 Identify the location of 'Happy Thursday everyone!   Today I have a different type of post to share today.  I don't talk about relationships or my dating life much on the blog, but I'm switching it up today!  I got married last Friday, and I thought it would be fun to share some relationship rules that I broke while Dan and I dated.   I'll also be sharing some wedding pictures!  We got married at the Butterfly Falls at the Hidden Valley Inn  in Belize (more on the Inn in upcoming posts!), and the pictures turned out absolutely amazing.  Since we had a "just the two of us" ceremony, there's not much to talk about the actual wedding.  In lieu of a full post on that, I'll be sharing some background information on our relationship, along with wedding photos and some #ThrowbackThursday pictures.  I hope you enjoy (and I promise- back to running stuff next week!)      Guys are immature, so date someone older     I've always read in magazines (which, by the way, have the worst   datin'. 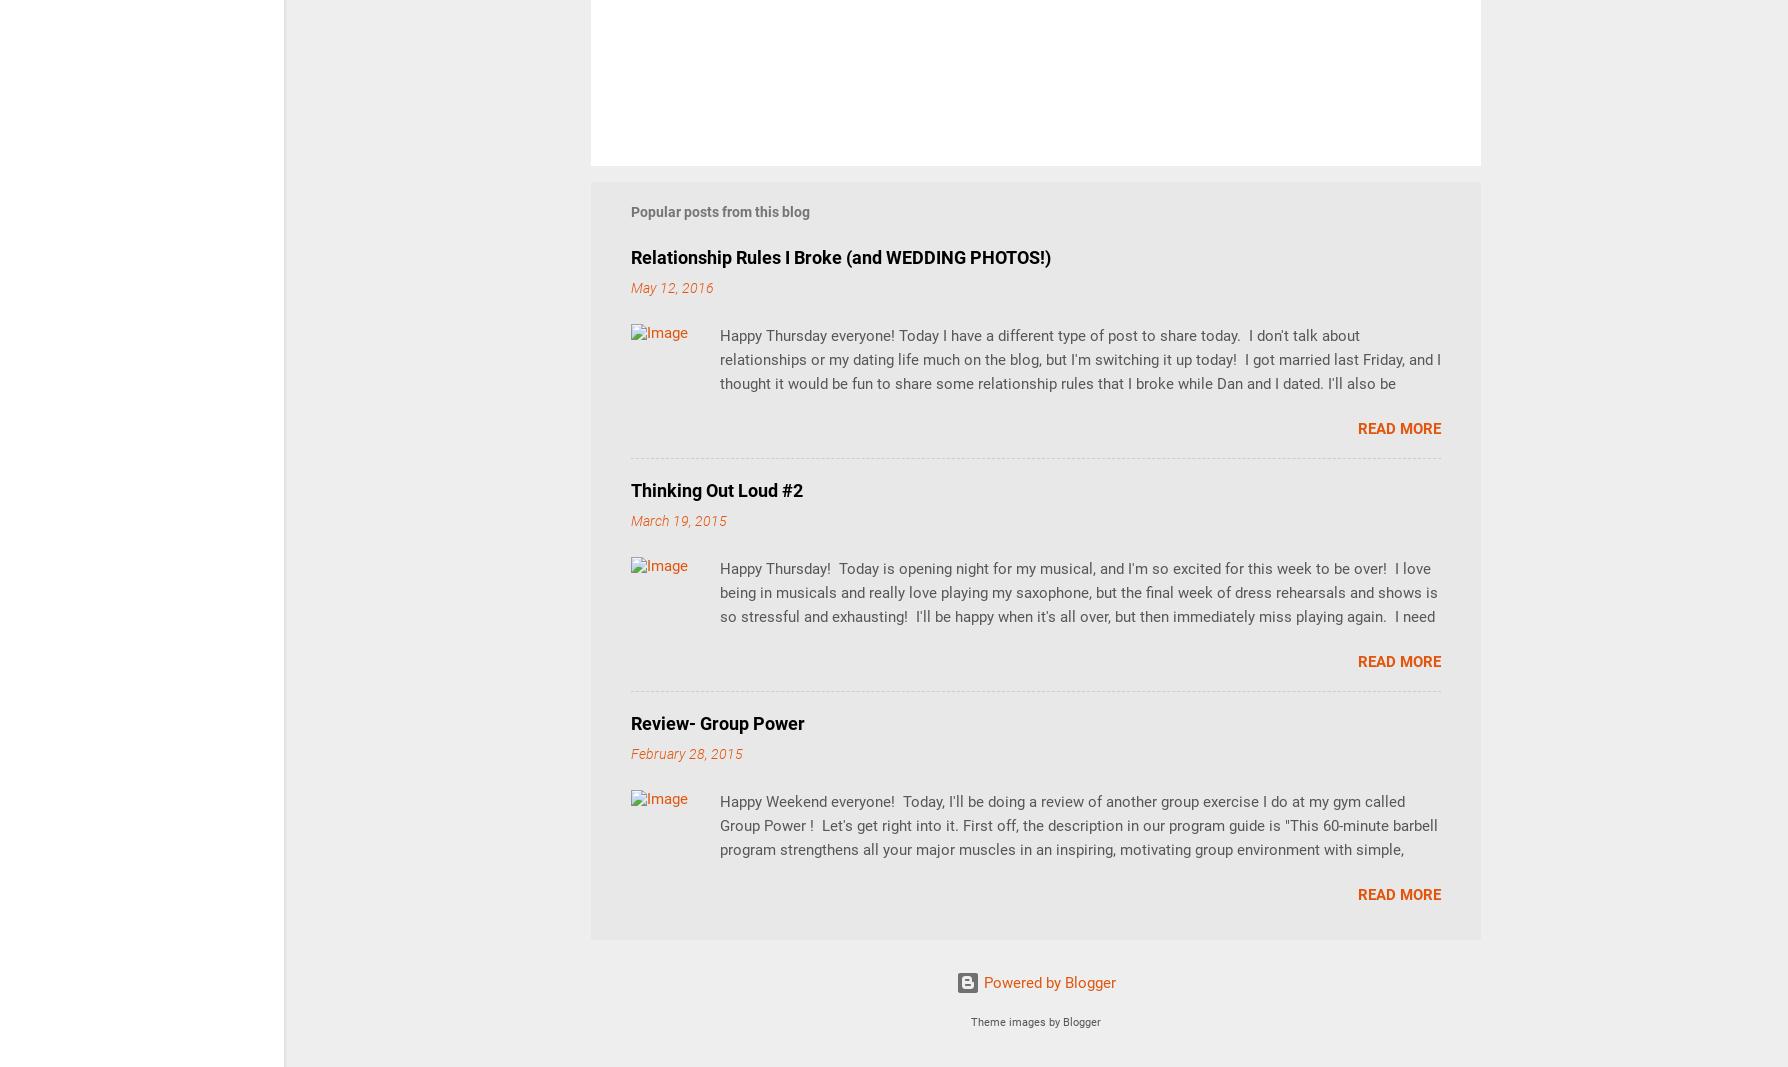
(719, 431).